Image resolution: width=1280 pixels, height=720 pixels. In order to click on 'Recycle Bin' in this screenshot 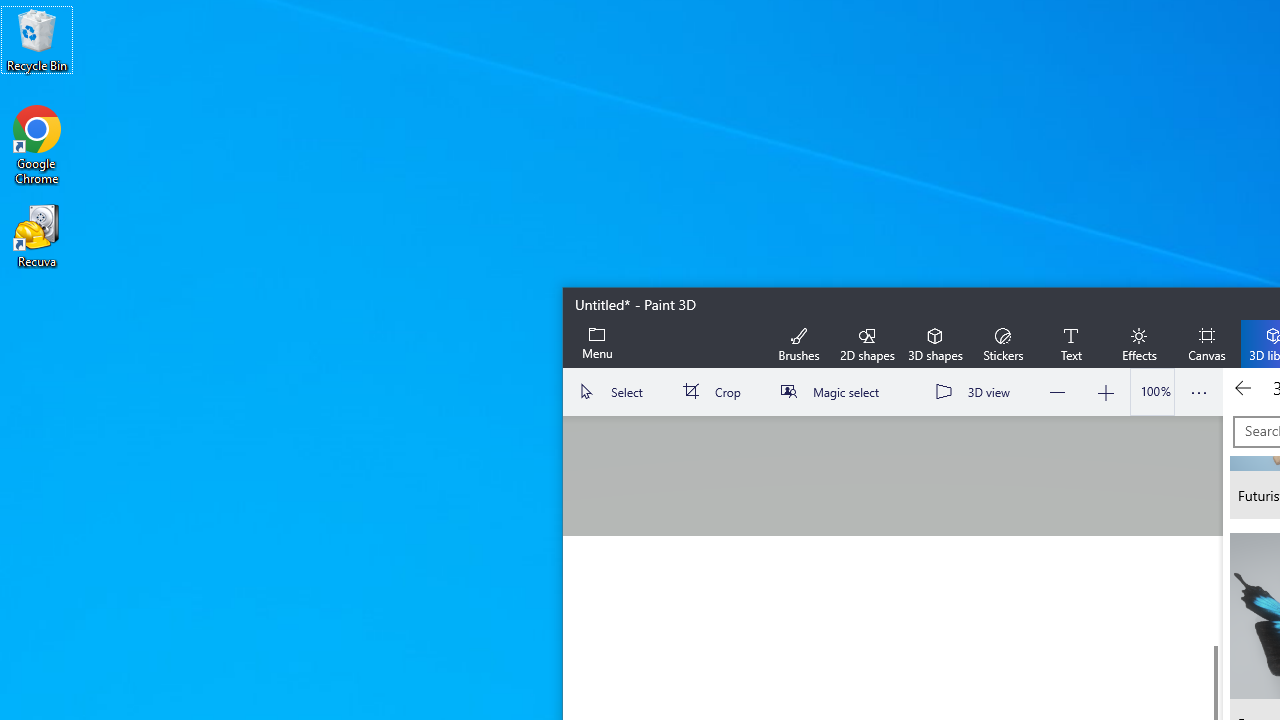, I will do `click(37, 39)`.